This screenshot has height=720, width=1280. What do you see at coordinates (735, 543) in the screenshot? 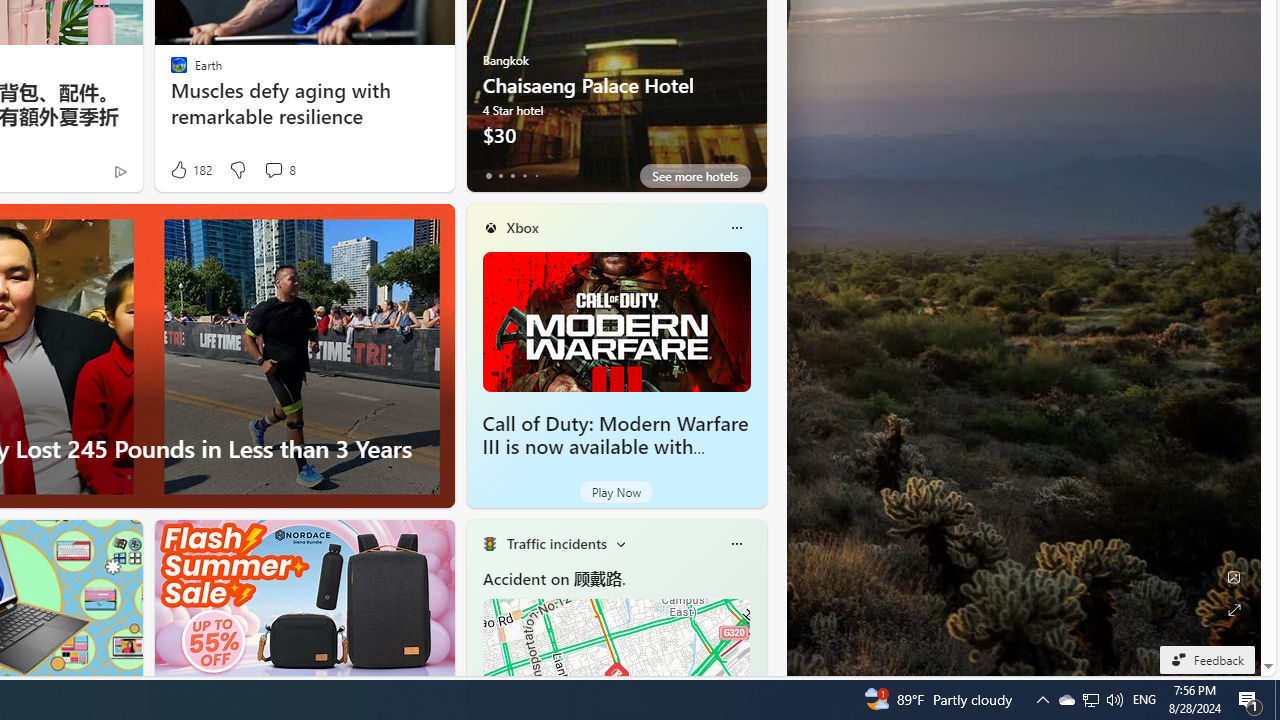
I see `'Class: icon-img'` at bounding box center [735, 543].